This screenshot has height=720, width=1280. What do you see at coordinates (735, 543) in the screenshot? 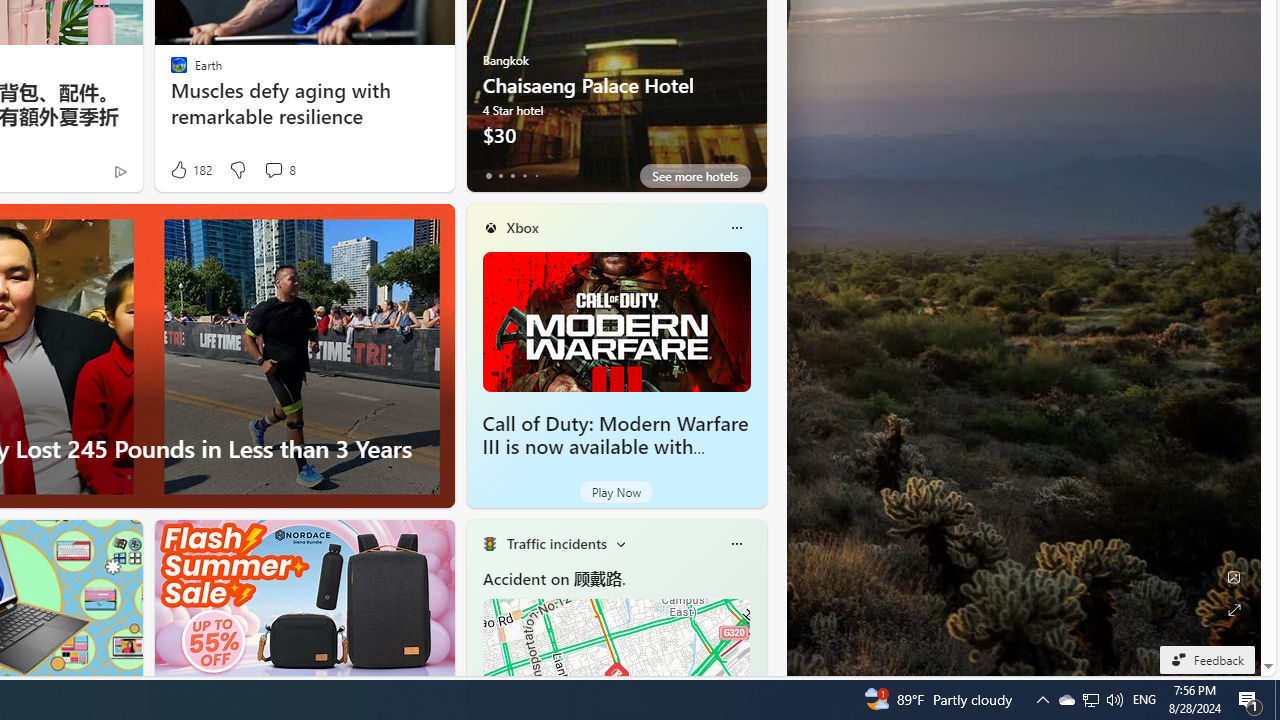
I see `'Class: icon-img'` at bounding box center [735, 543].